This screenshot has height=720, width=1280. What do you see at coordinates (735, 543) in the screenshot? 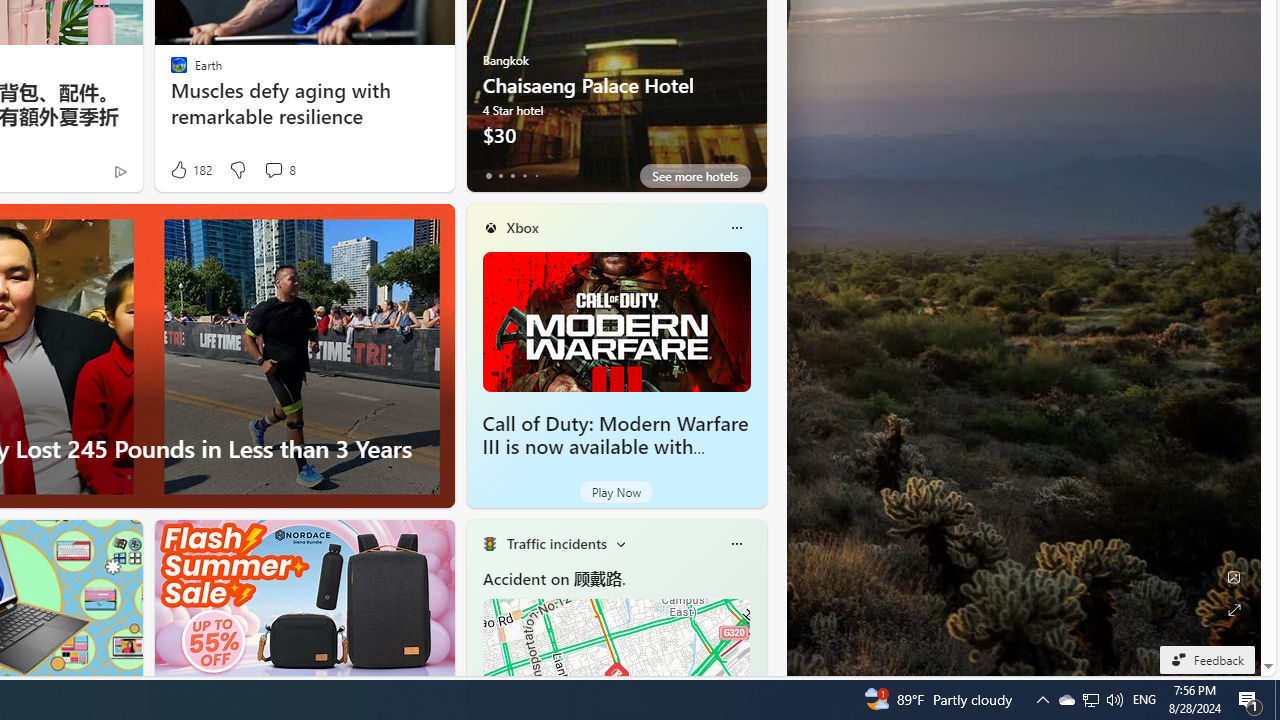
I see `'Class: icon-img'` at bounding box center [735, 543].